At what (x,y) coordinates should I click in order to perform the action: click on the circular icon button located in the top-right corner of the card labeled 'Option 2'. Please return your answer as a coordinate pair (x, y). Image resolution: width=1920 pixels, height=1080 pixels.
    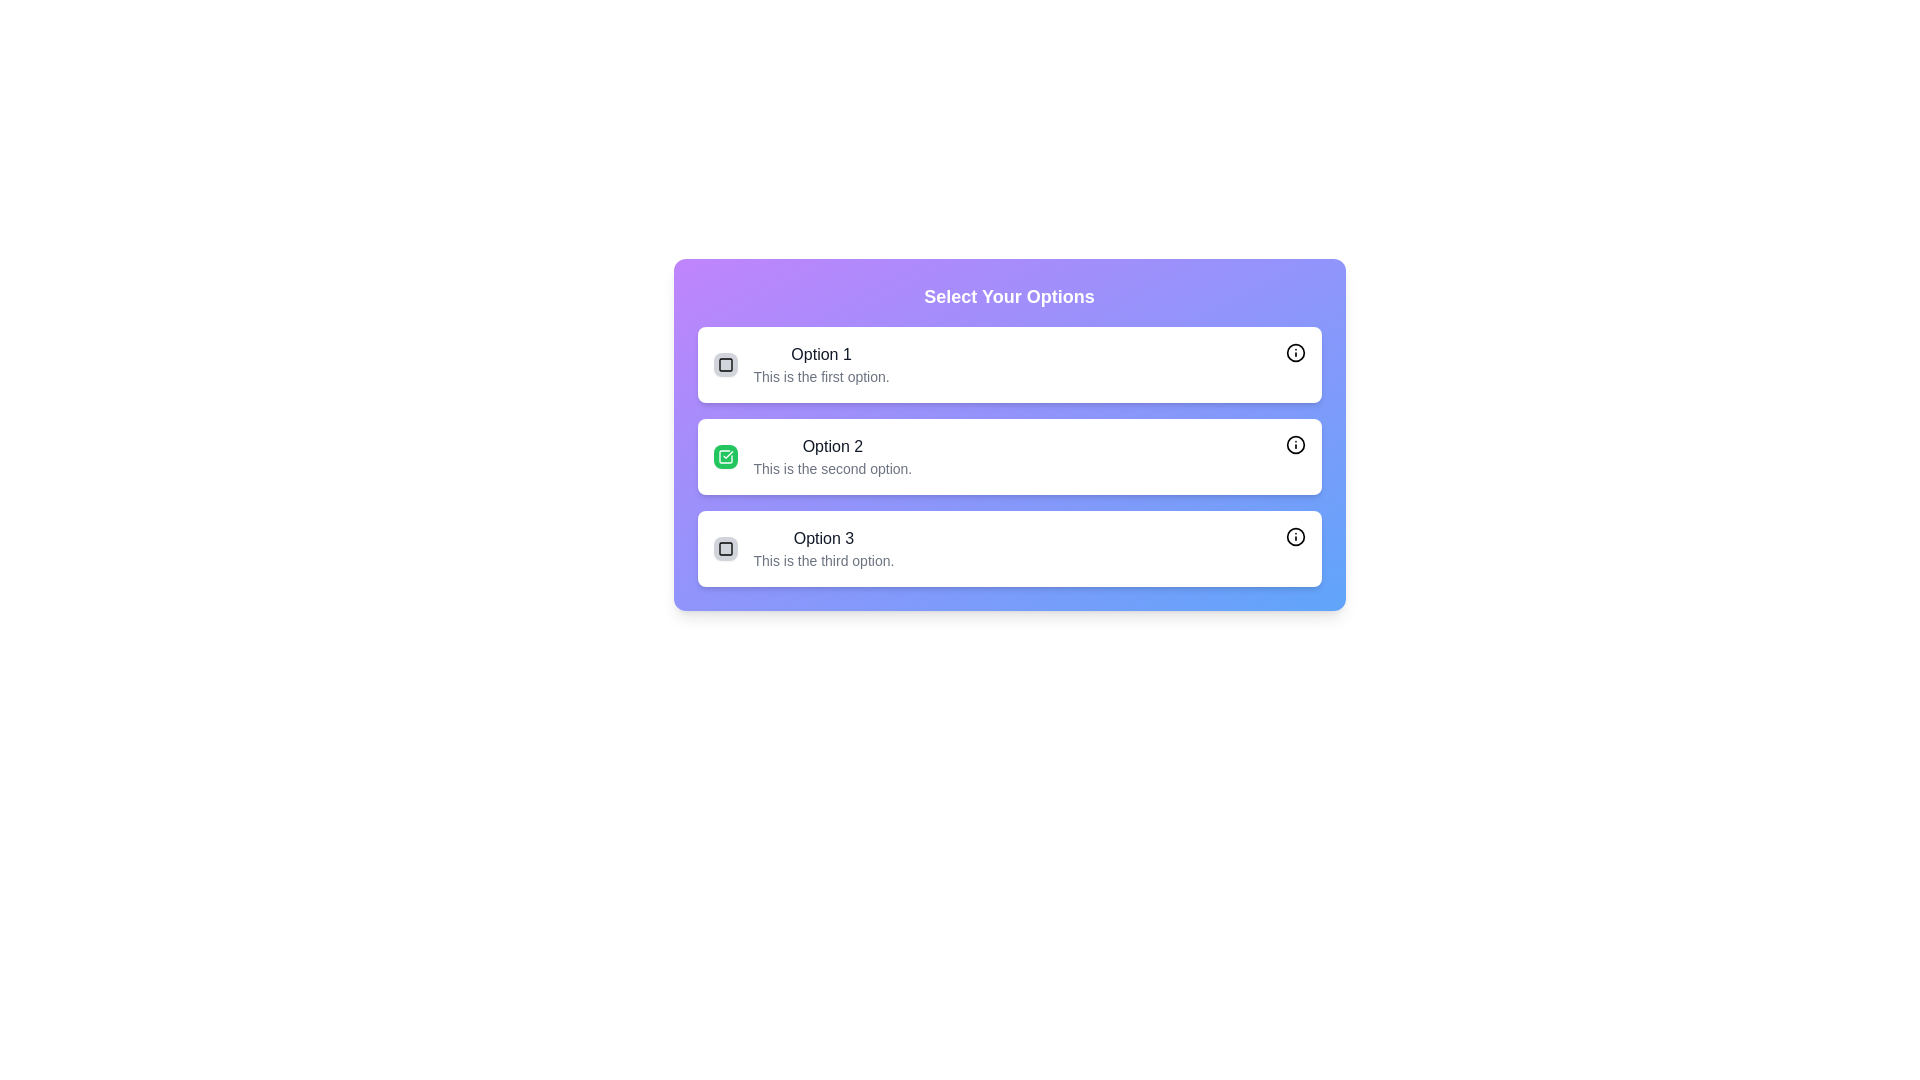
    Looking at the image, I should click on (1295, 443).